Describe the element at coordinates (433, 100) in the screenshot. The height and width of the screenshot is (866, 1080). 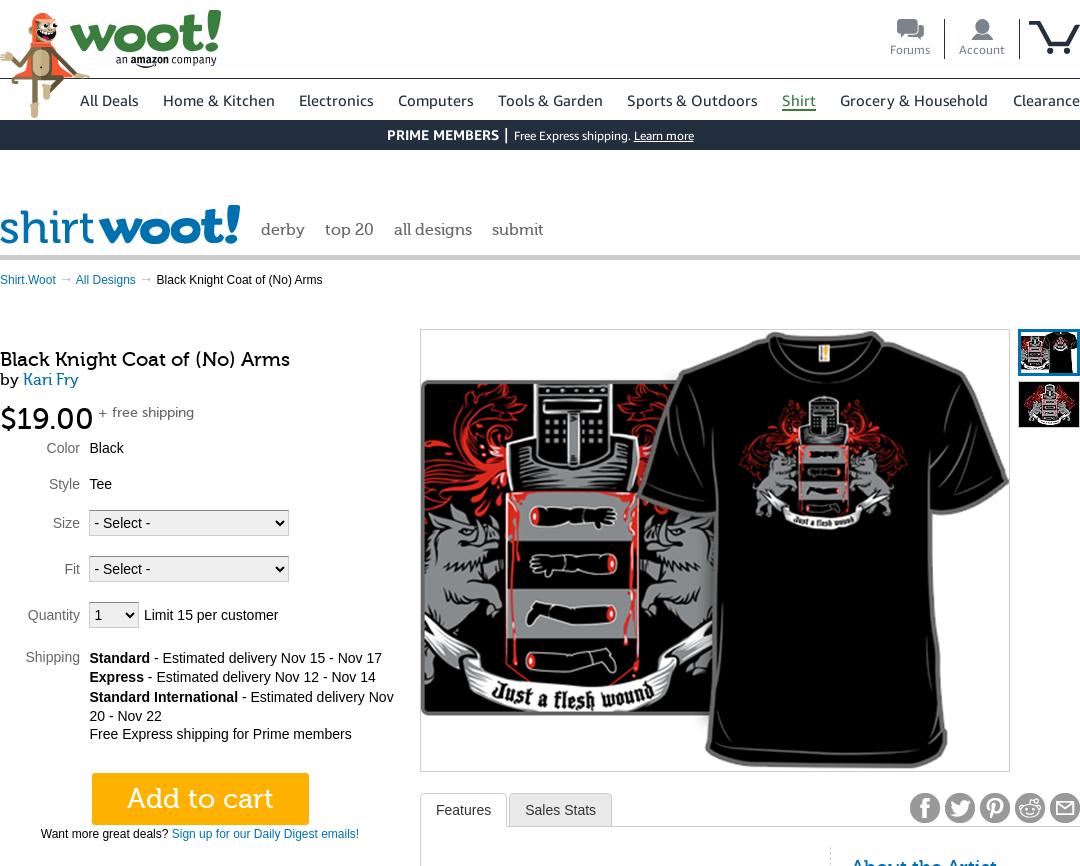
I see `'Computers'` at that location.